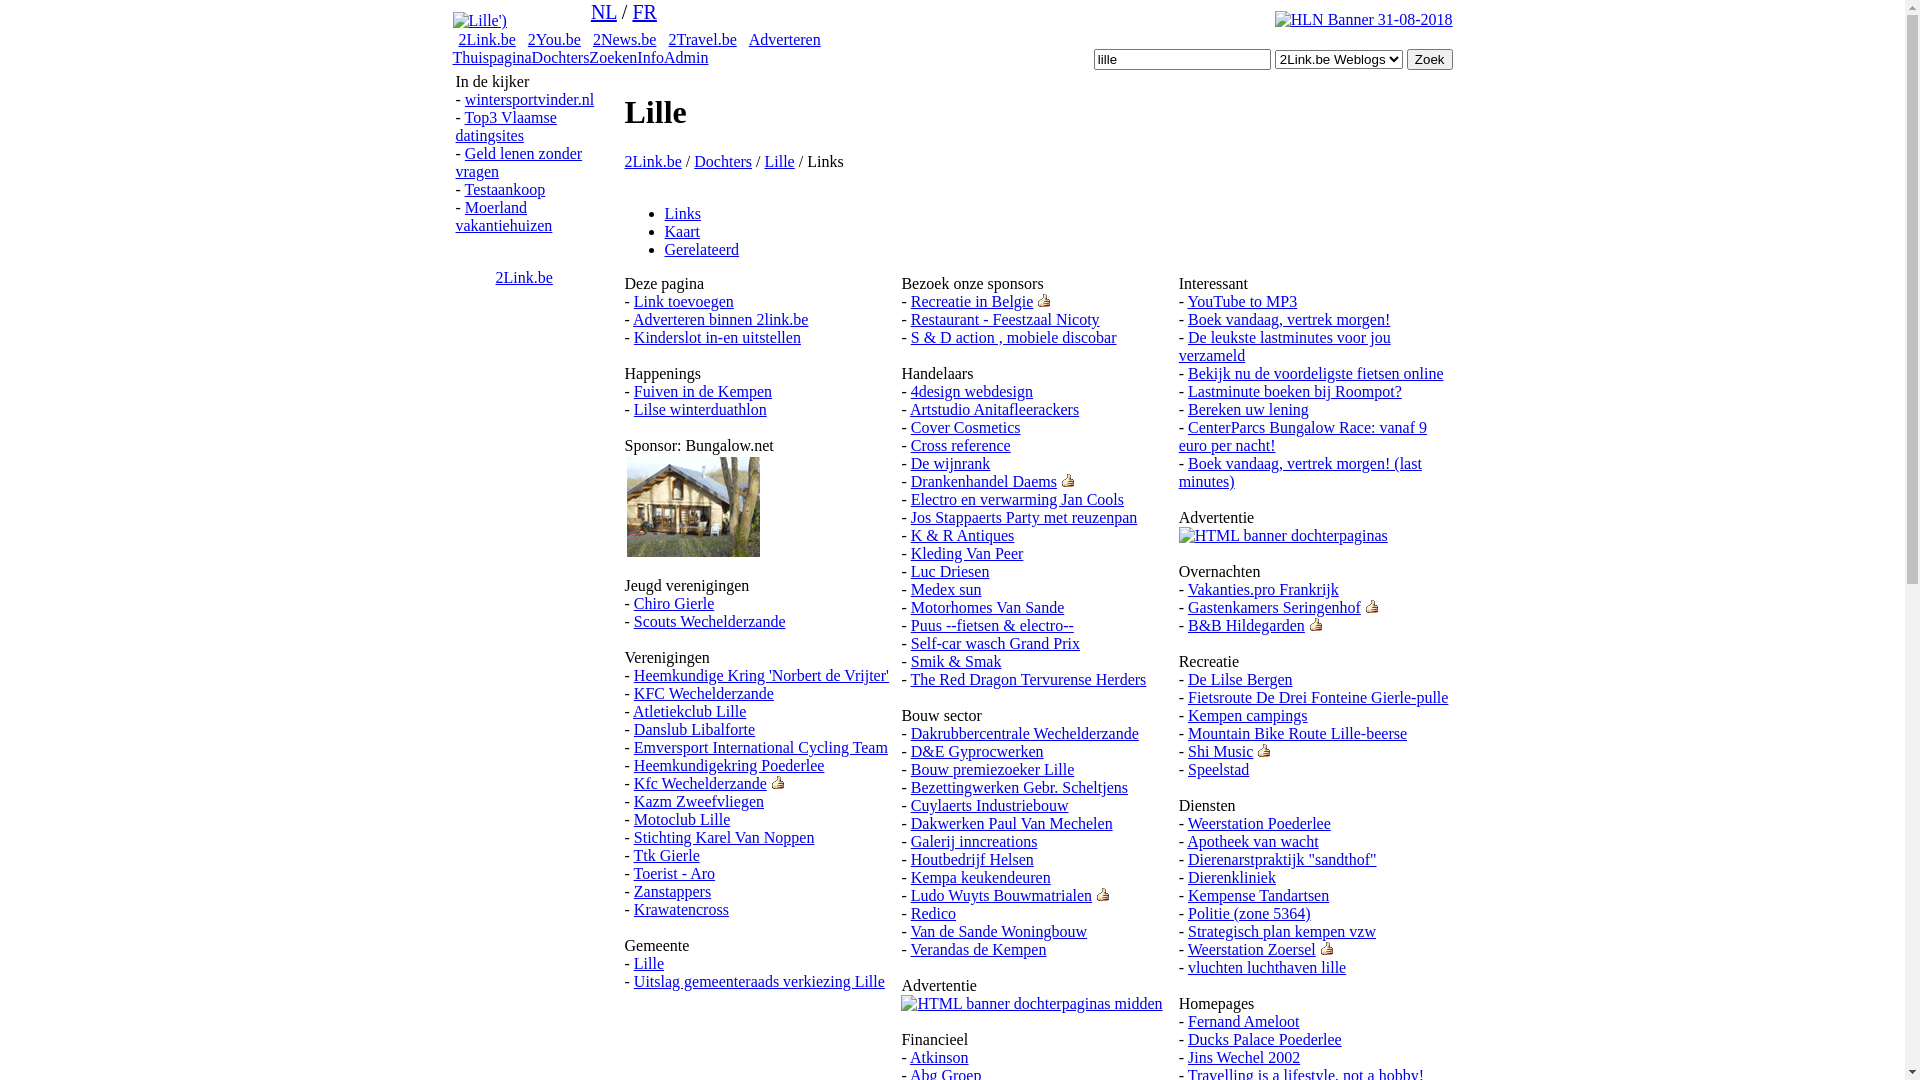 This screenshot has height=1080, width=1920. Describe the element at coordinates (491, 56) in the screenshot. I see `'Thuispagina'` at that location.